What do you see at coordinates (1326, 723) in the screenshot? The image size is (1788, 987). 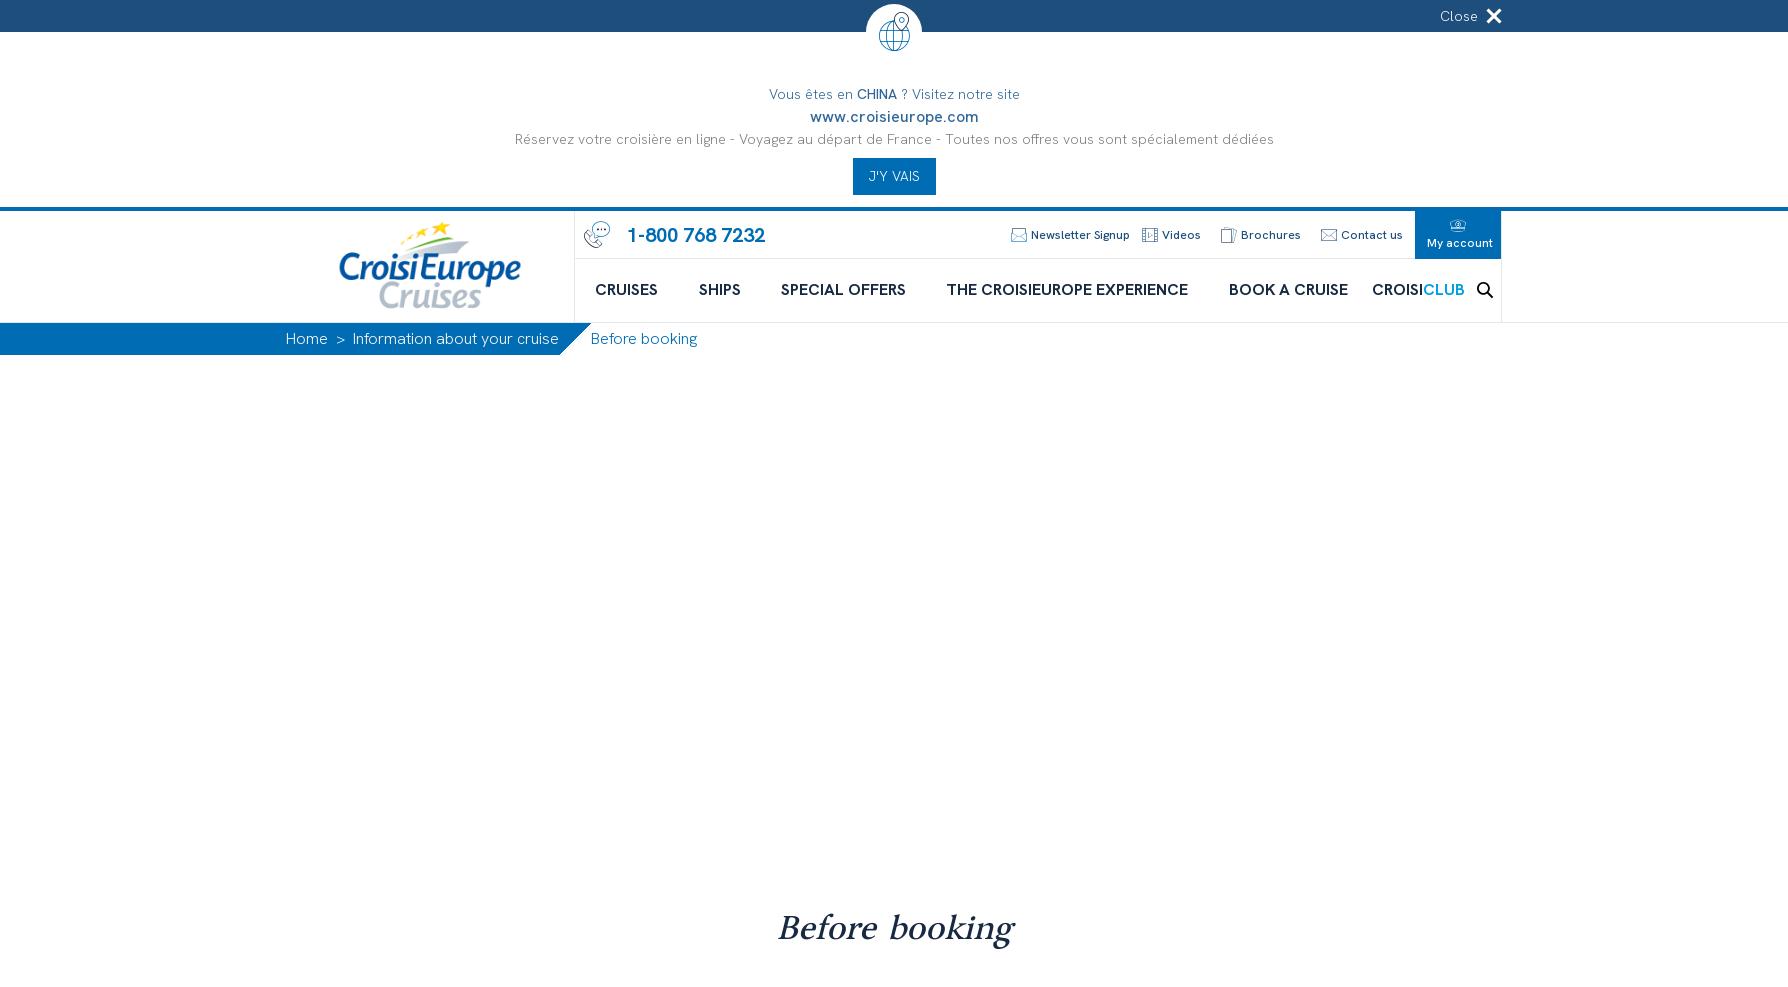 I see `'Staying before departure'` at bounding box center [1326, 723].